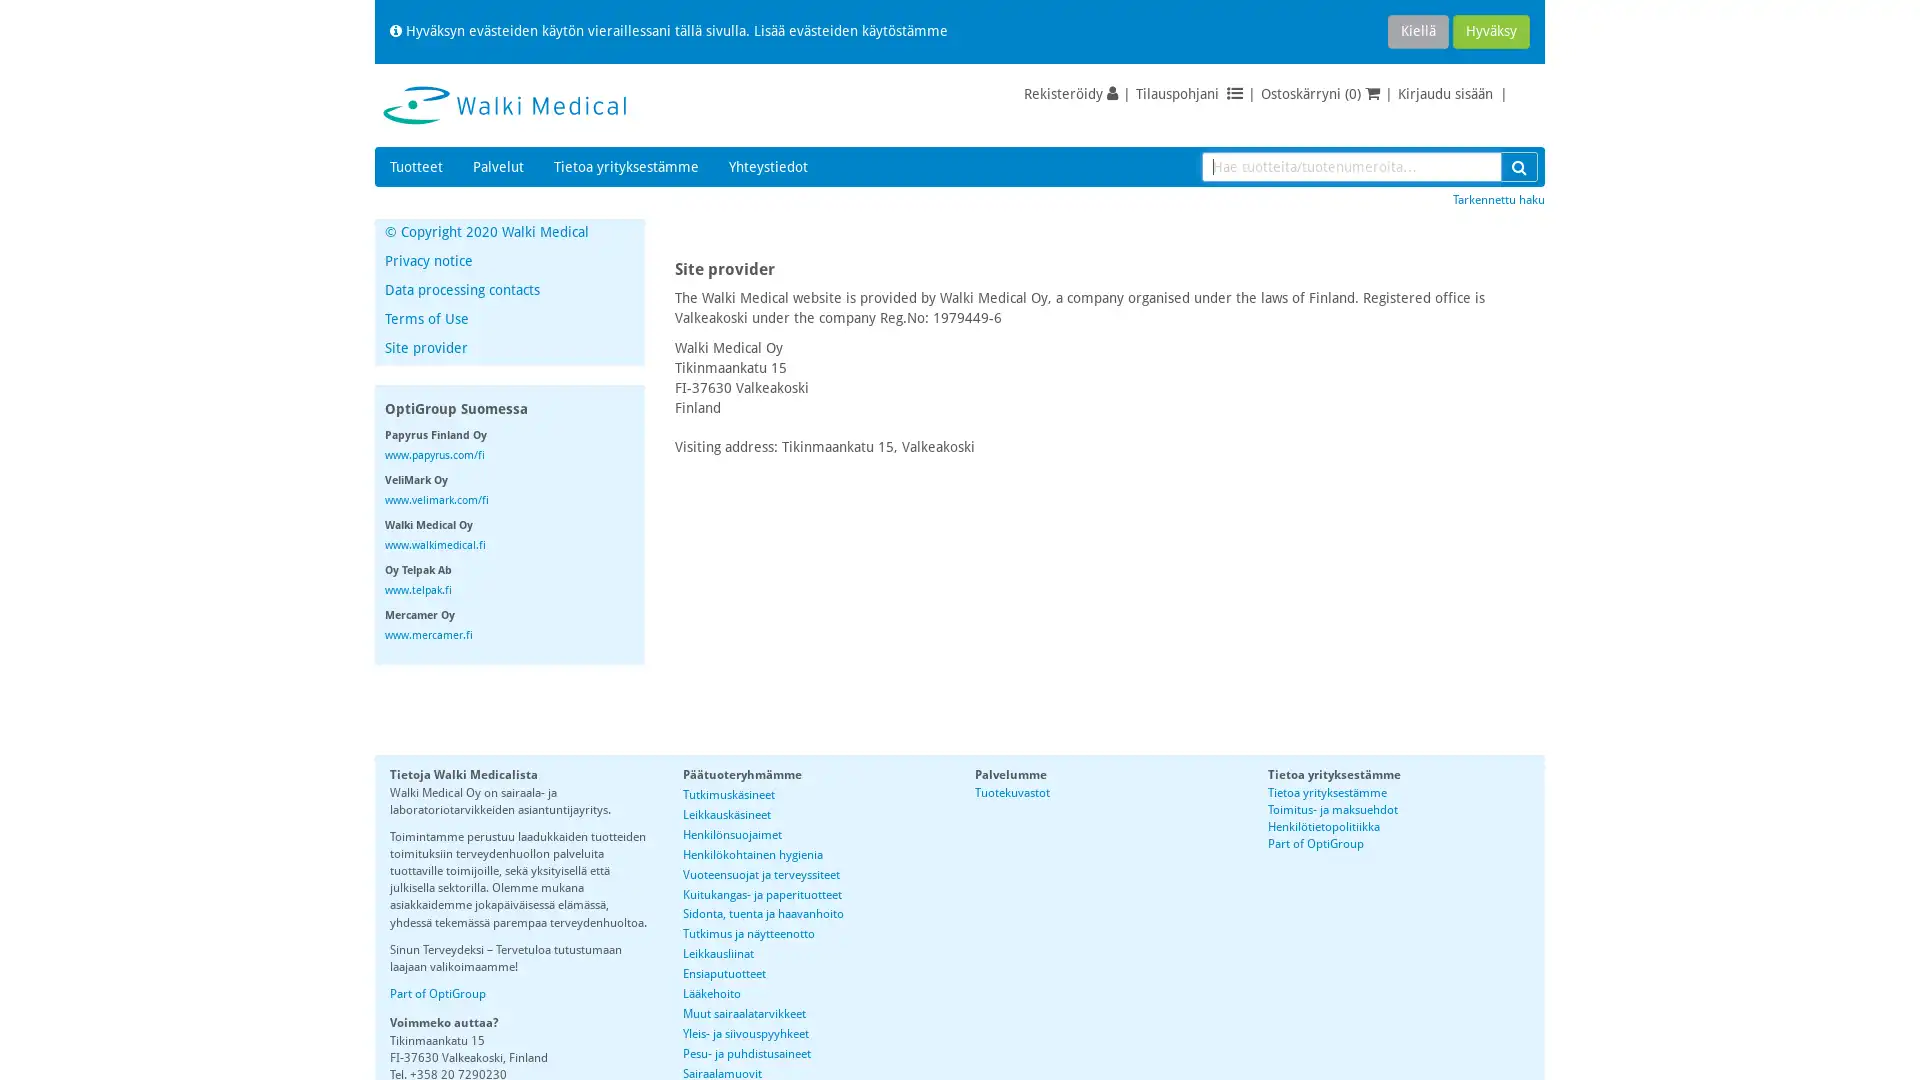 The width and height of the screenshot is (1920, 1080). What do you see at coordinates (1417, 31) in the screenshot?
I see `Kiella` at bounding box center [1417, 31].